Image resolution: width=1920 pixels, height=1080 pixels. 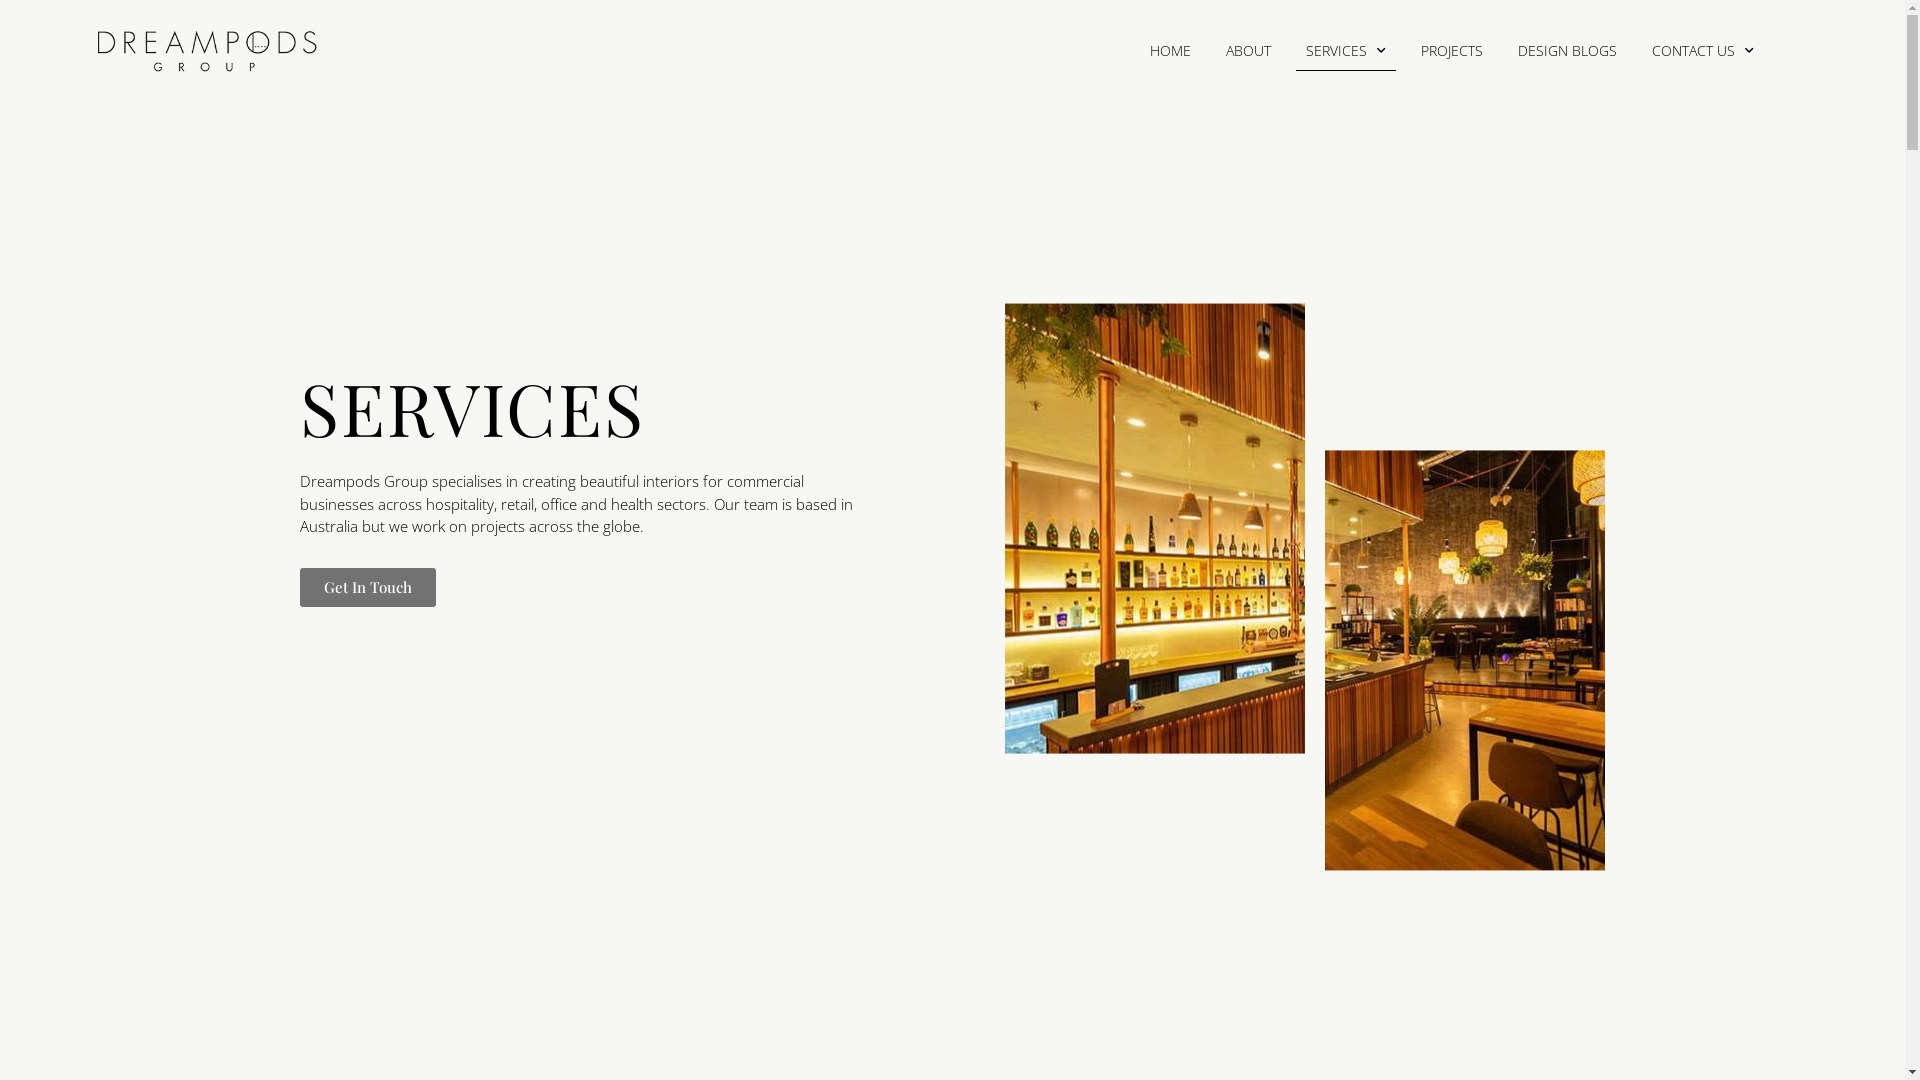 I want to click on 'CONTACT US', so click(x=1702, y=49).